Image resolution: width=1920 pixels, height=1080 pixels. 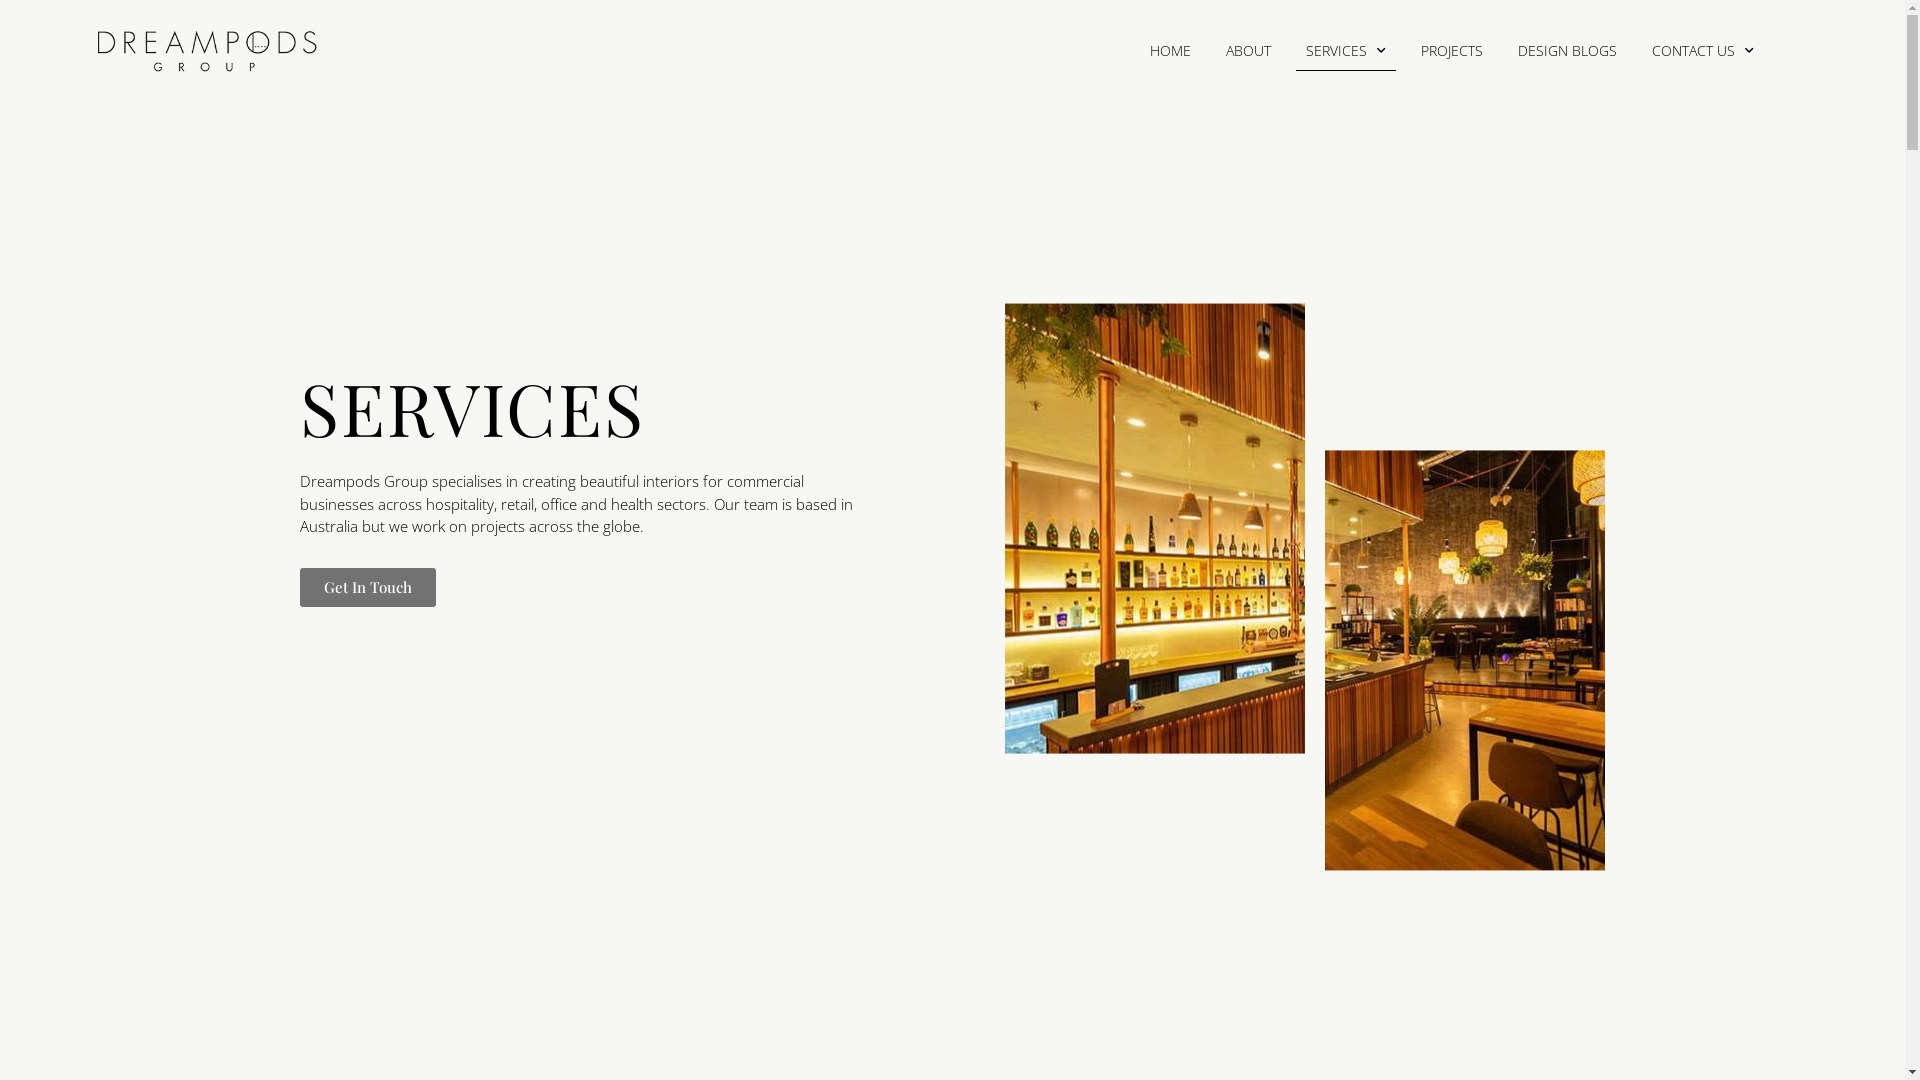 I want to click on 'CONTACT US', so click(x=1702, y=49).